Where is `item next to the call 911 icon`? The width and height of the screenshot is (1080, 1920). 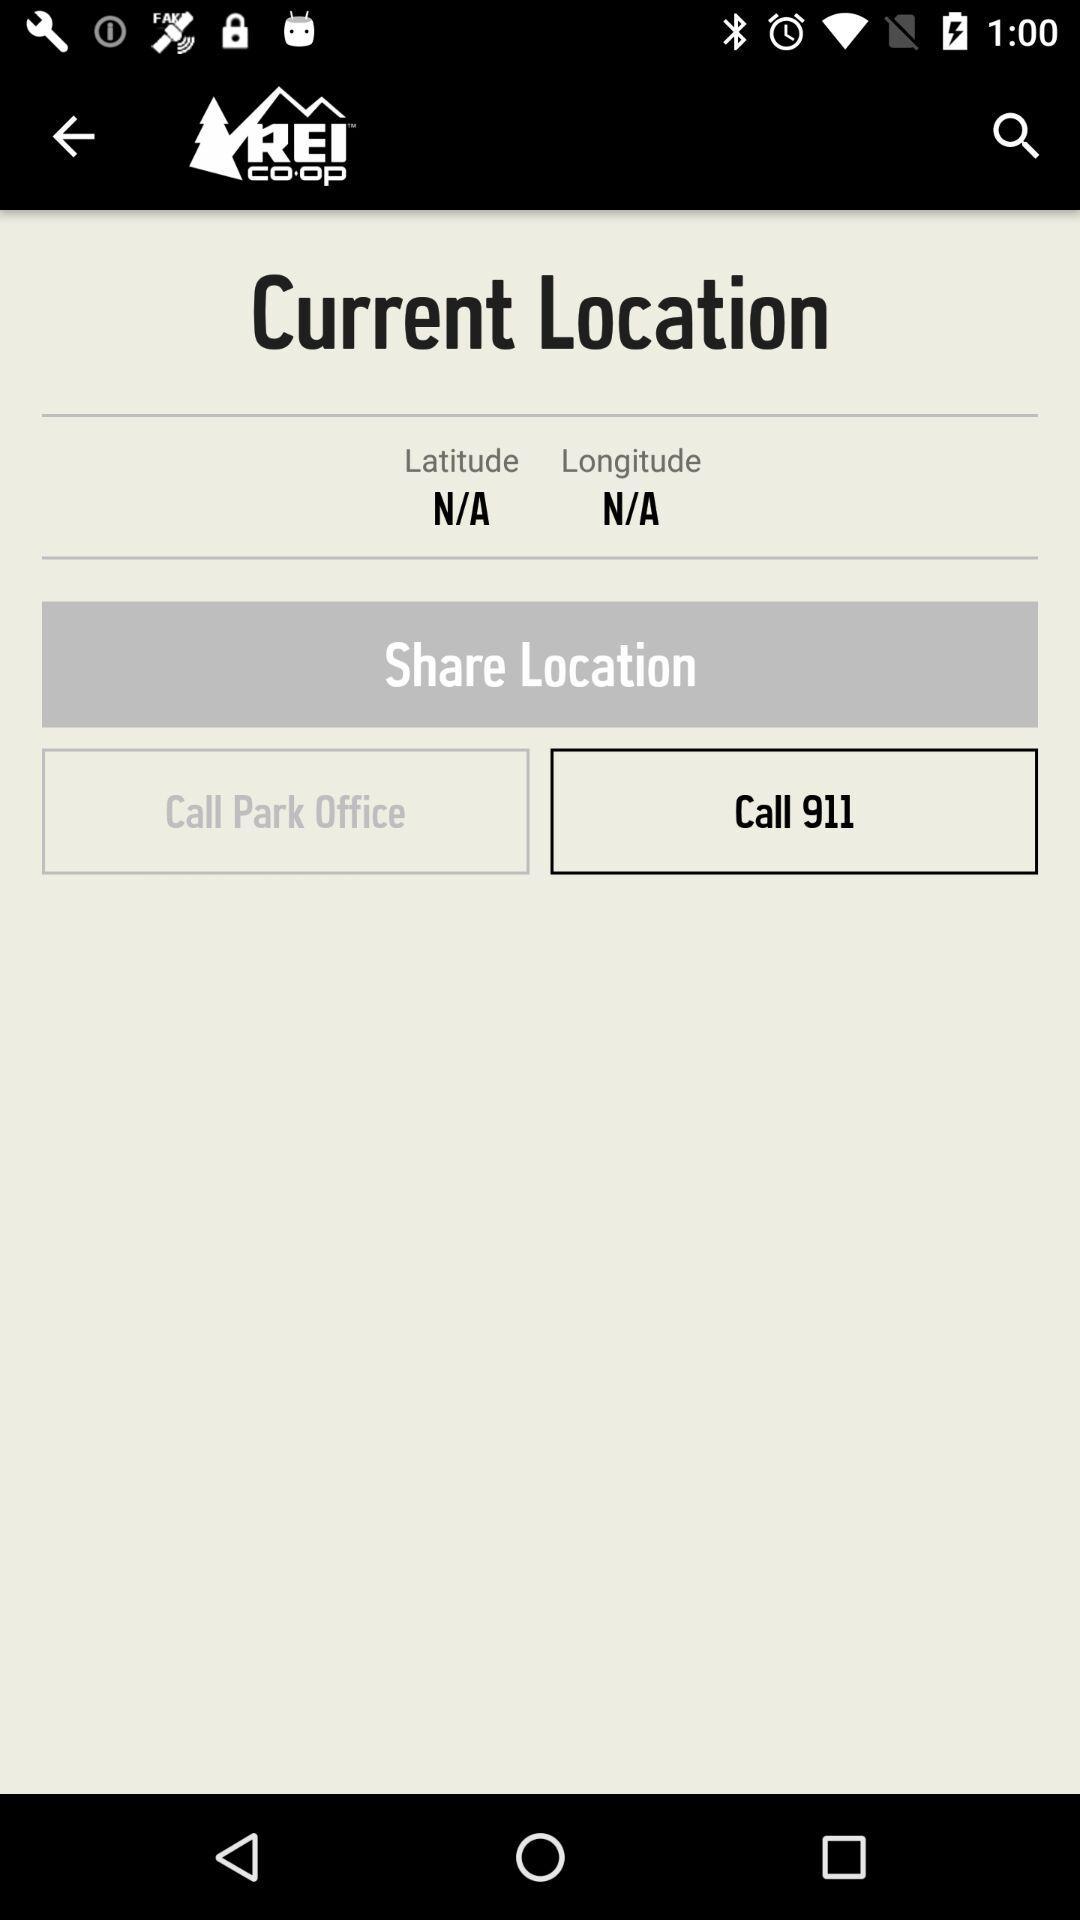
item next to the call 911 icon is located at coordinates (285, 811).